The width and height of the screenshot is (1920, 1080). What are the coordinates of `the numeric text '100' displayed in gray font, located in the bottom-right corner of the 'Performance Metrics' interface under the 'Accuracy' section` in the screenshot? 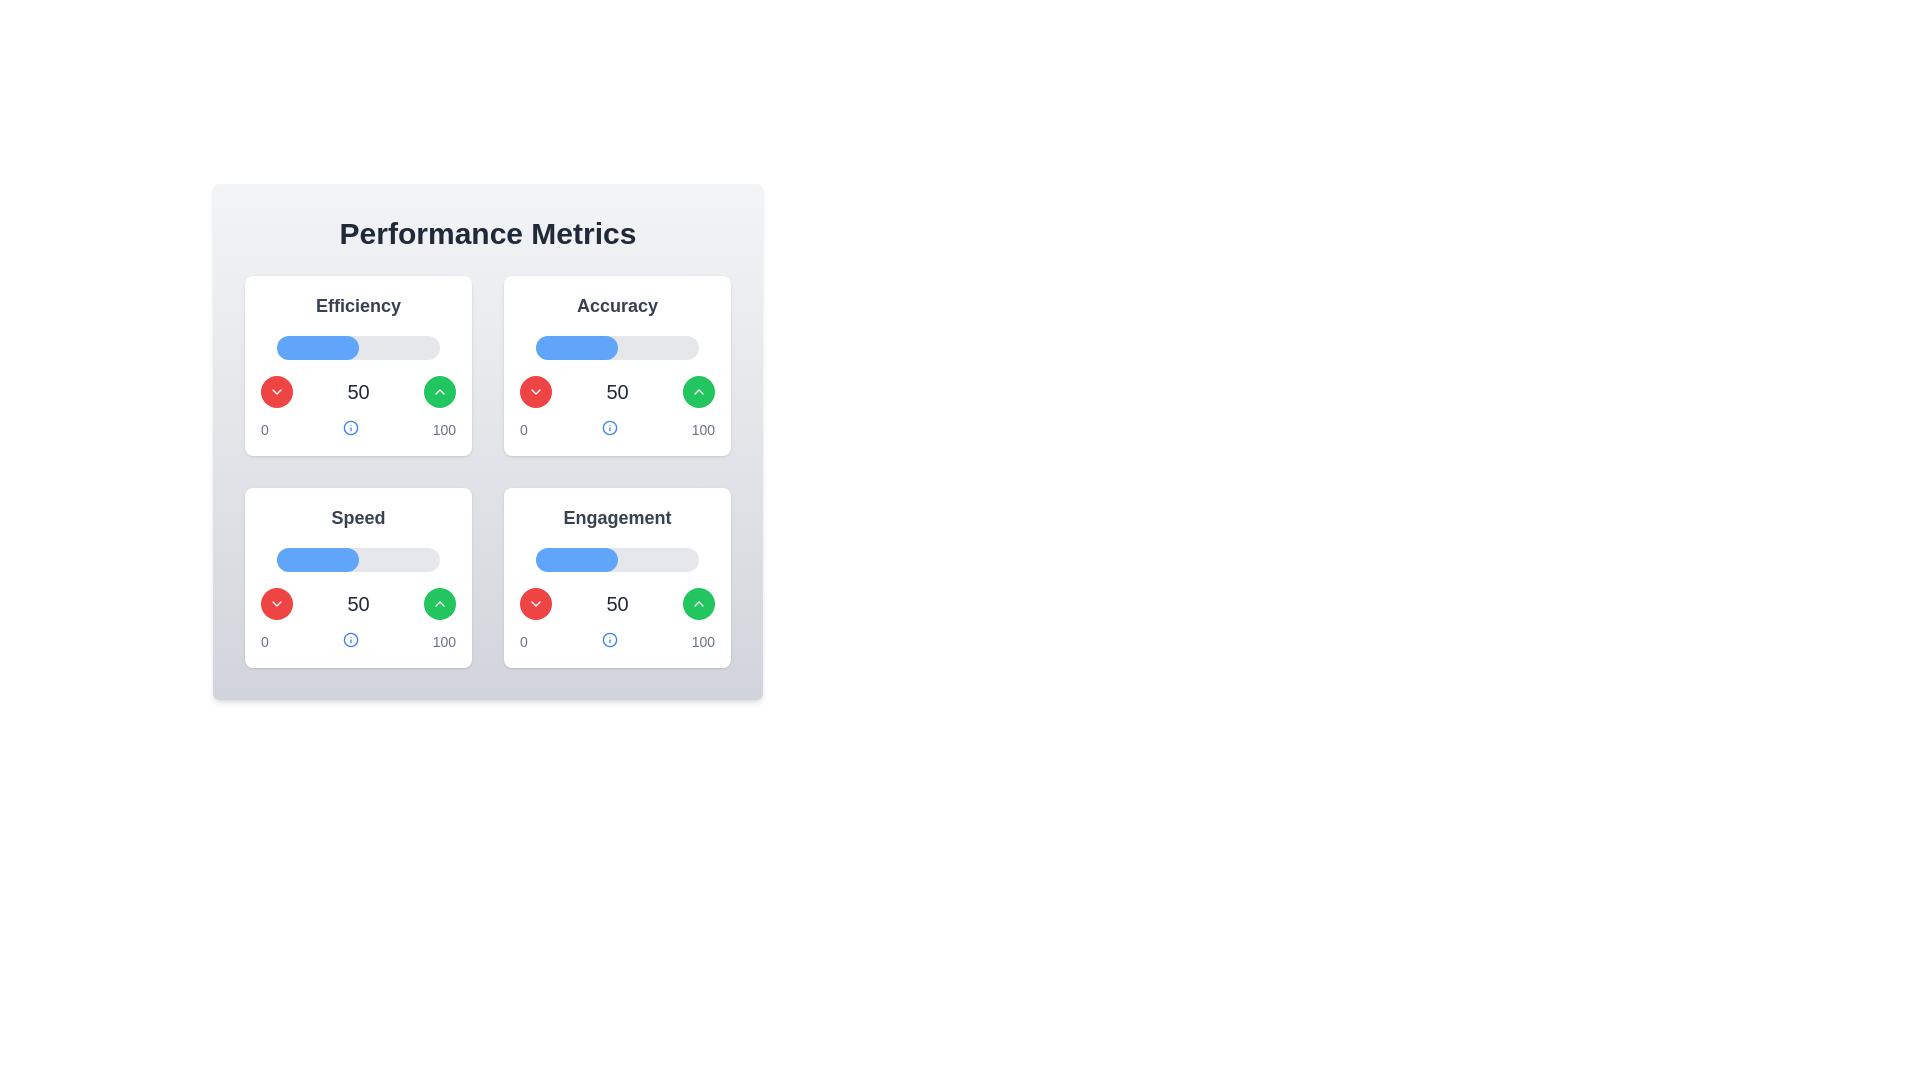 It's located at (703, 428).